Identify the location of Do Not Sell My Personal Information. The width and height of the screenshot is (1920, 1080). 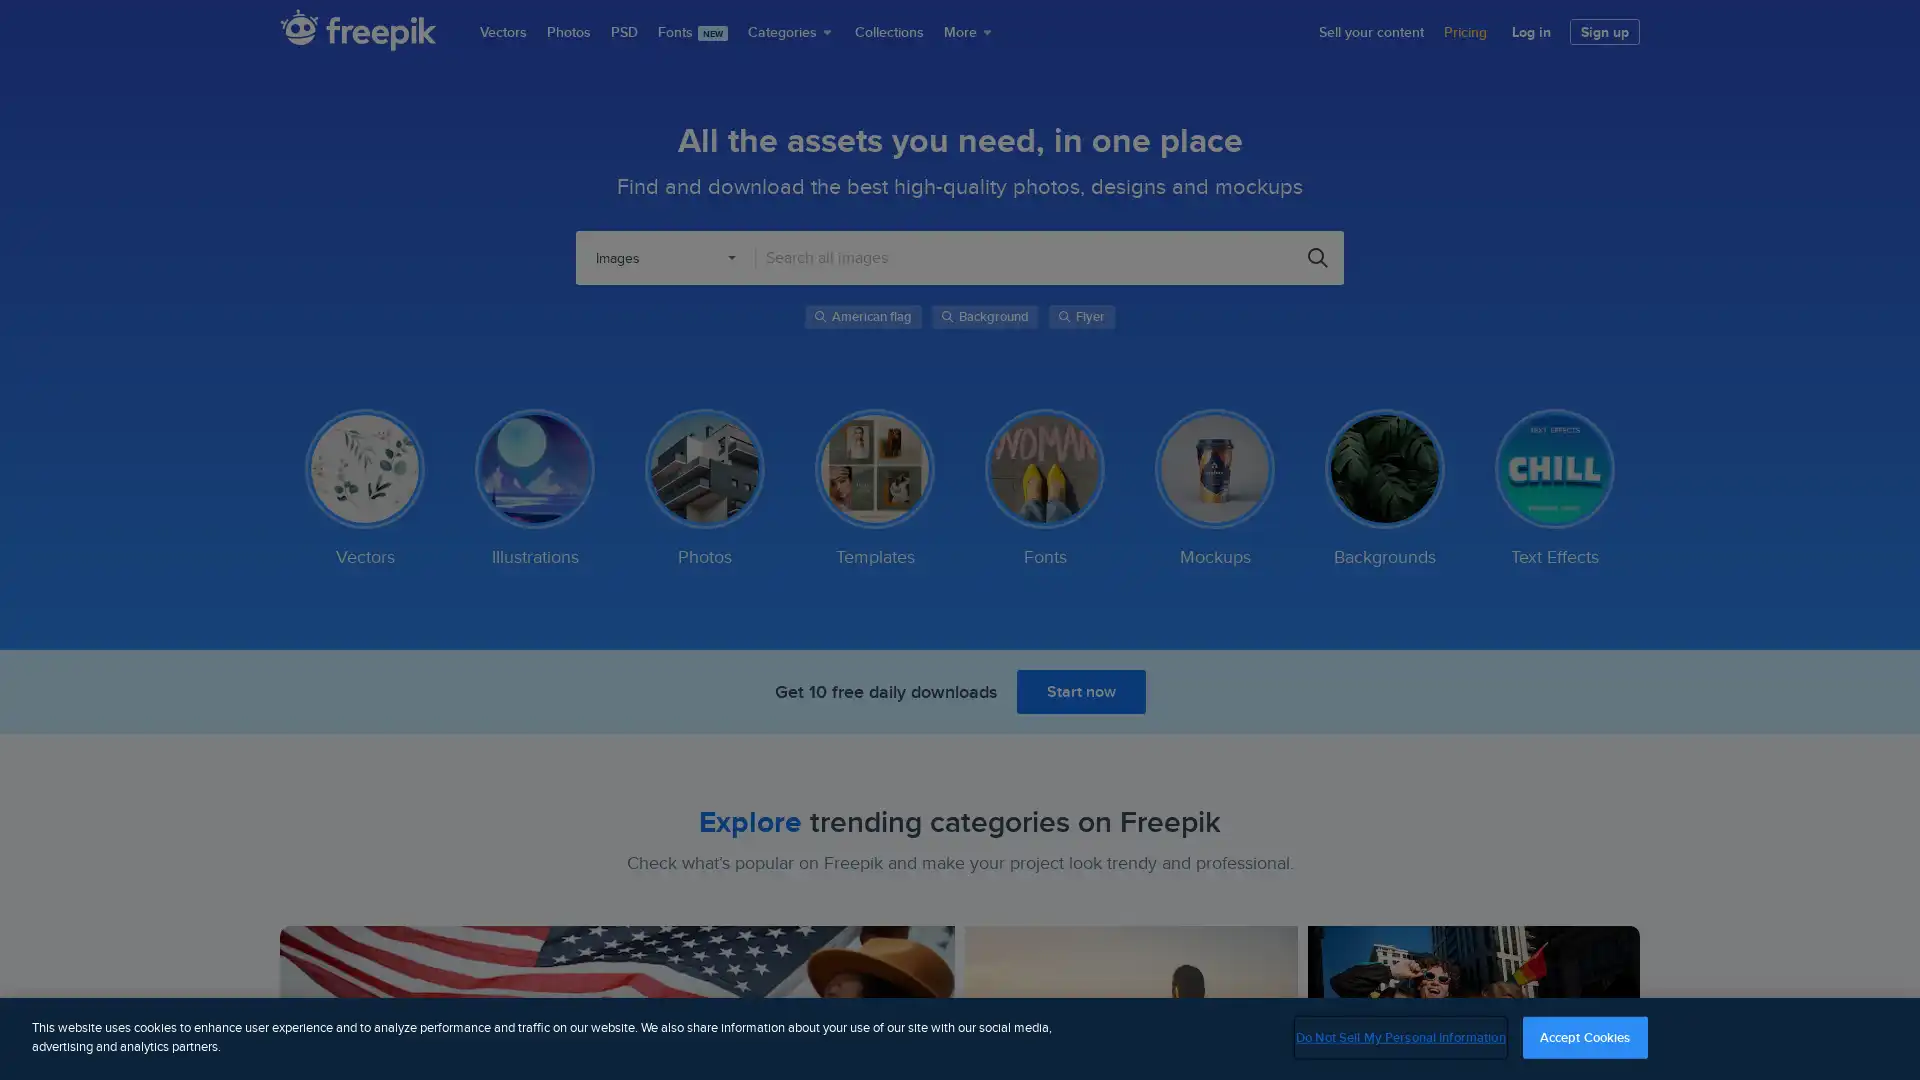
(1399, 1036).